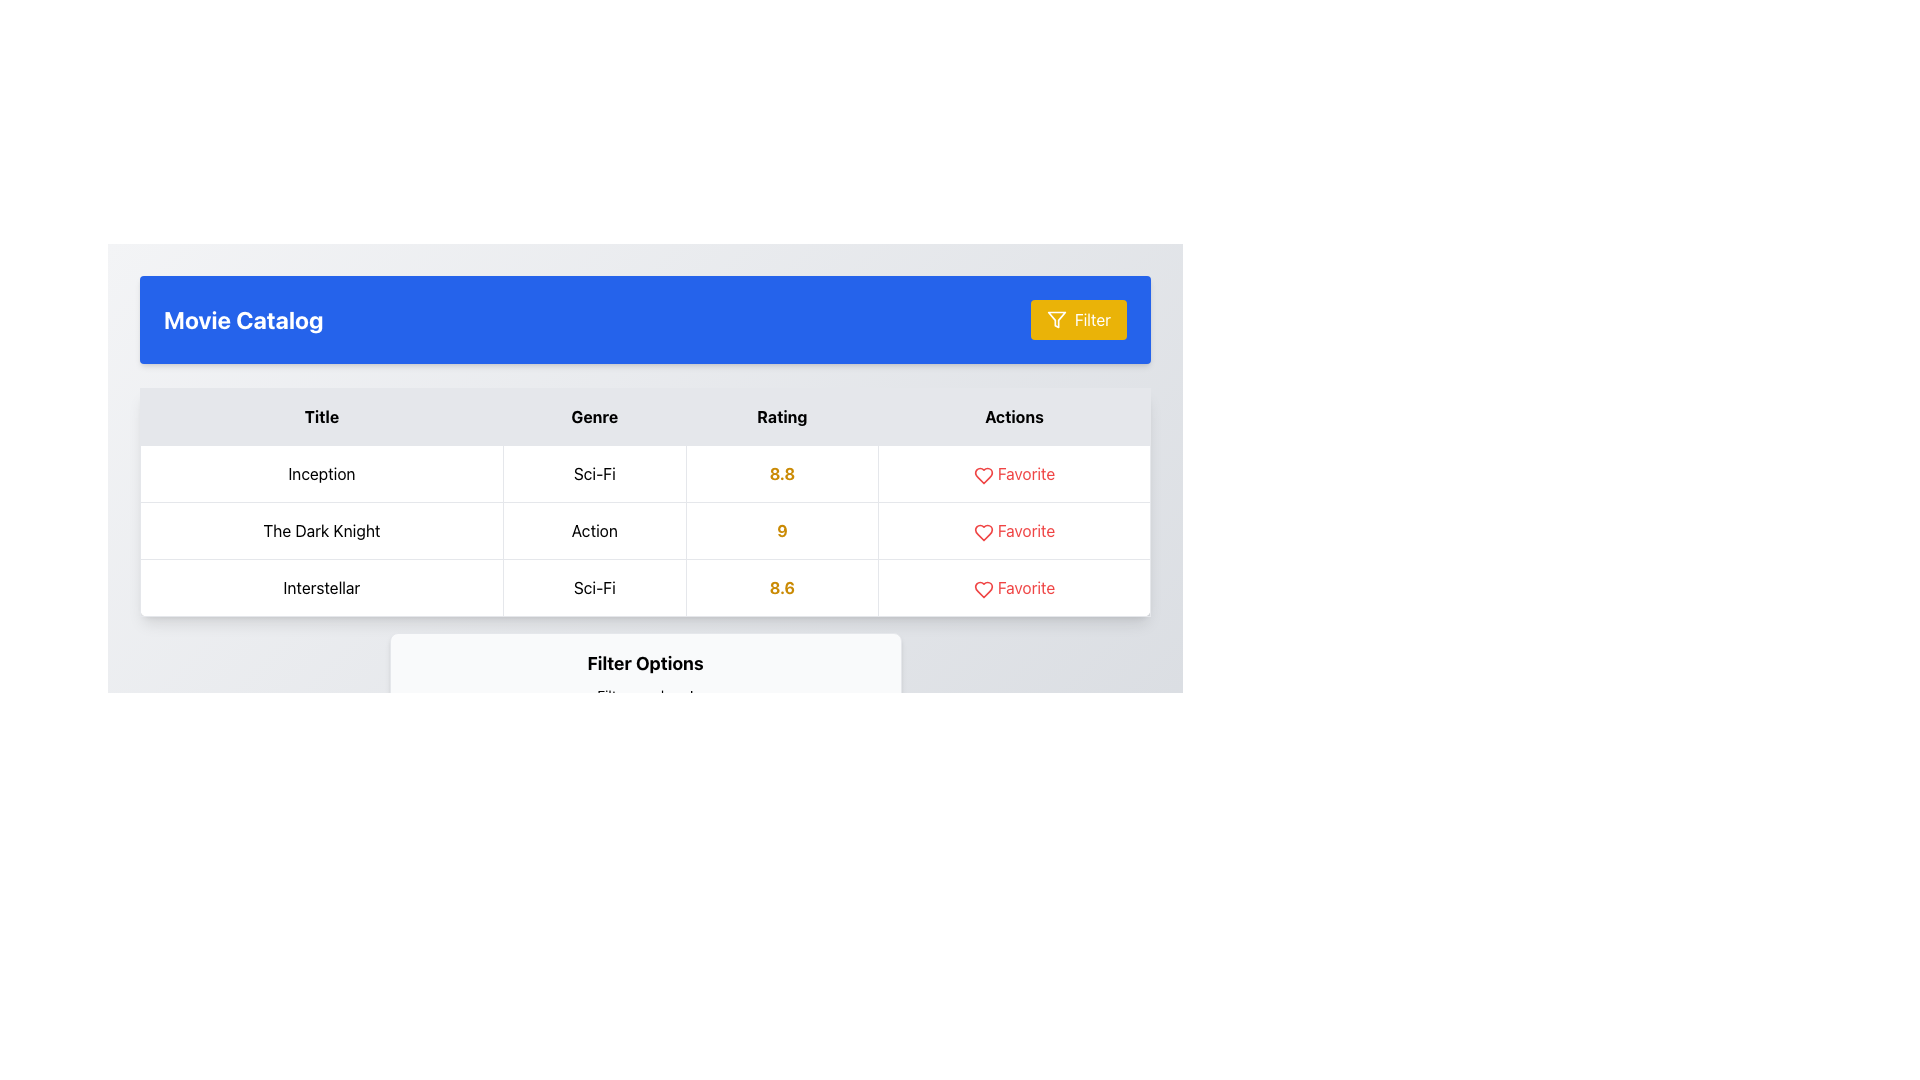  What do you see at coordinates (1055, 319) in the screenshot?
I see `the filter icon located within the 'Filter' button, which is positioned in the top-right area of the layout near the blue header bar` at bounding box center [1055, 319].